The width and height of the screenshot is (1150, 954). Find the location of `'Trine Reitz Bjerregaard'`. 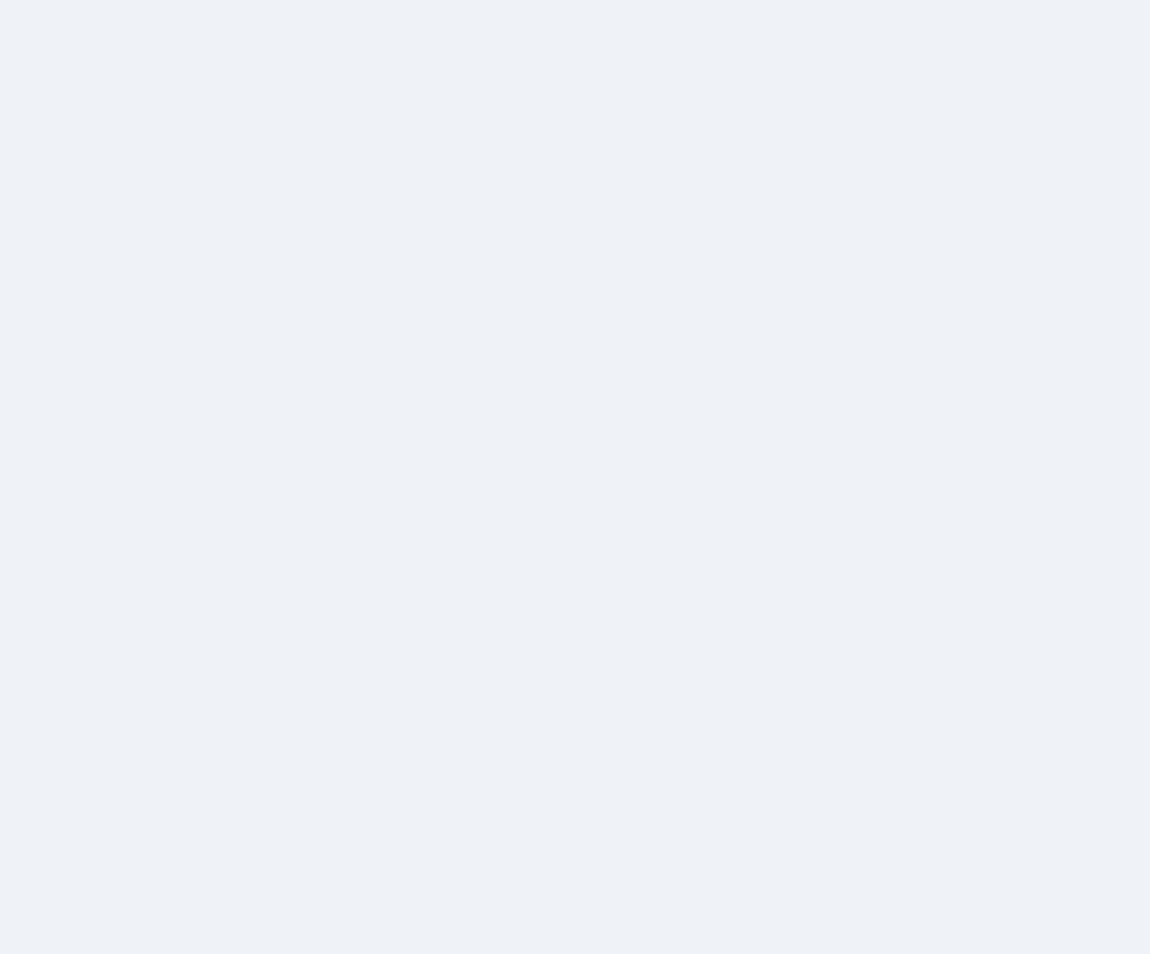

'Trine Reitz Bjerregaard' is located at coordinates (1006, 748).